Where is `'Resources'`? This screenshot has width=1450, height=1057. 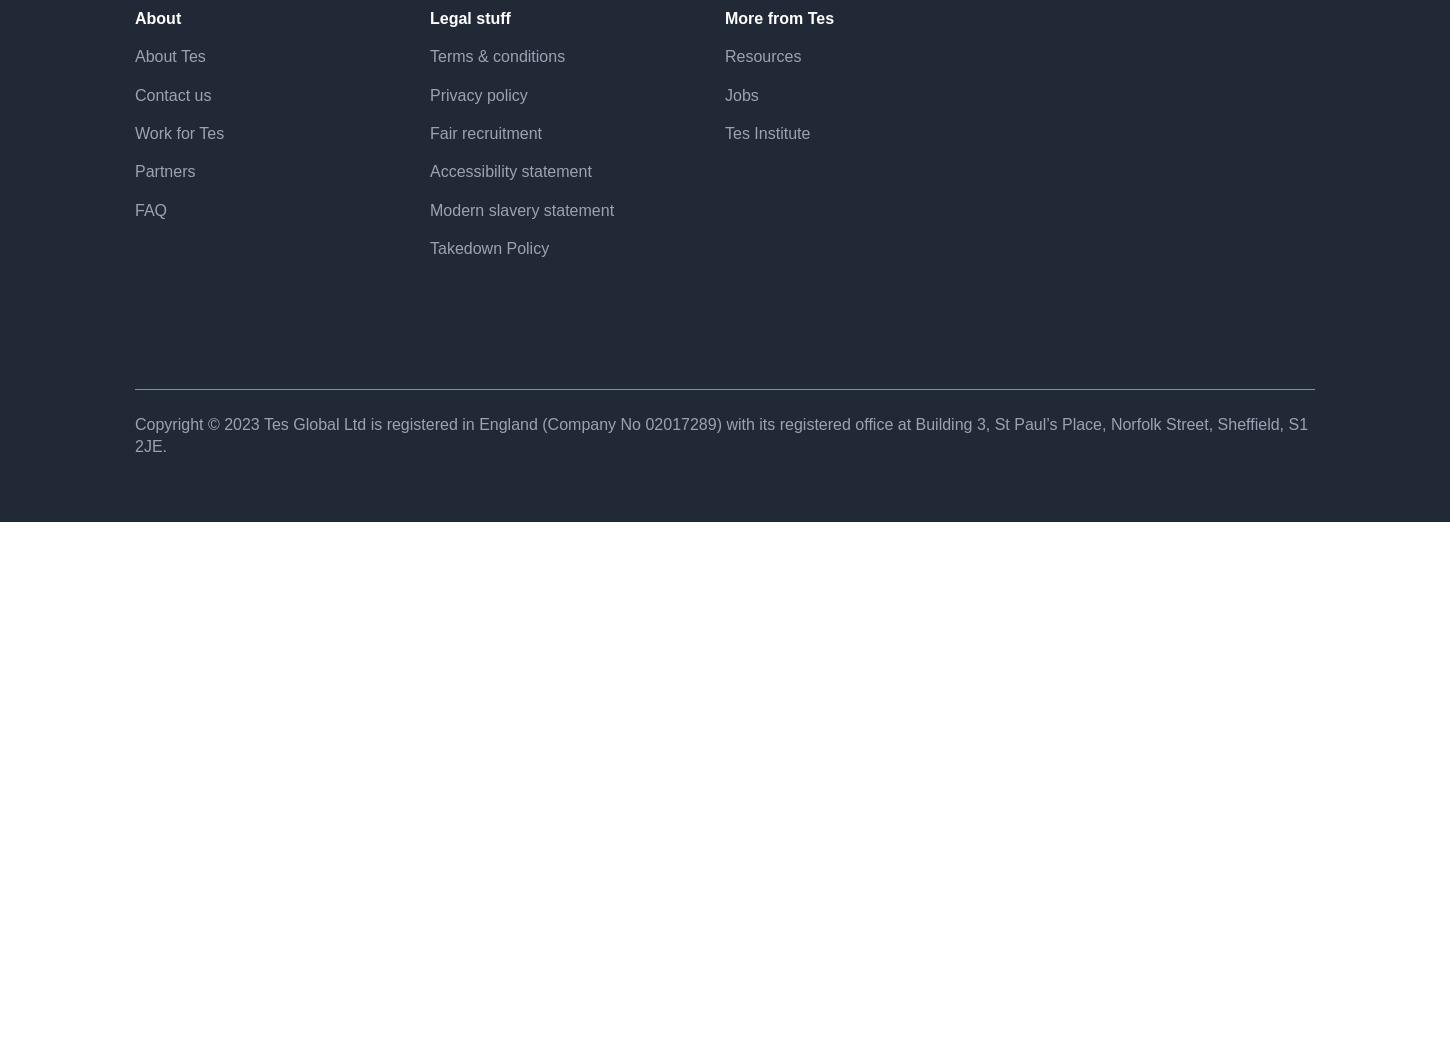
'Resources' is located at coordinates (762, 125).